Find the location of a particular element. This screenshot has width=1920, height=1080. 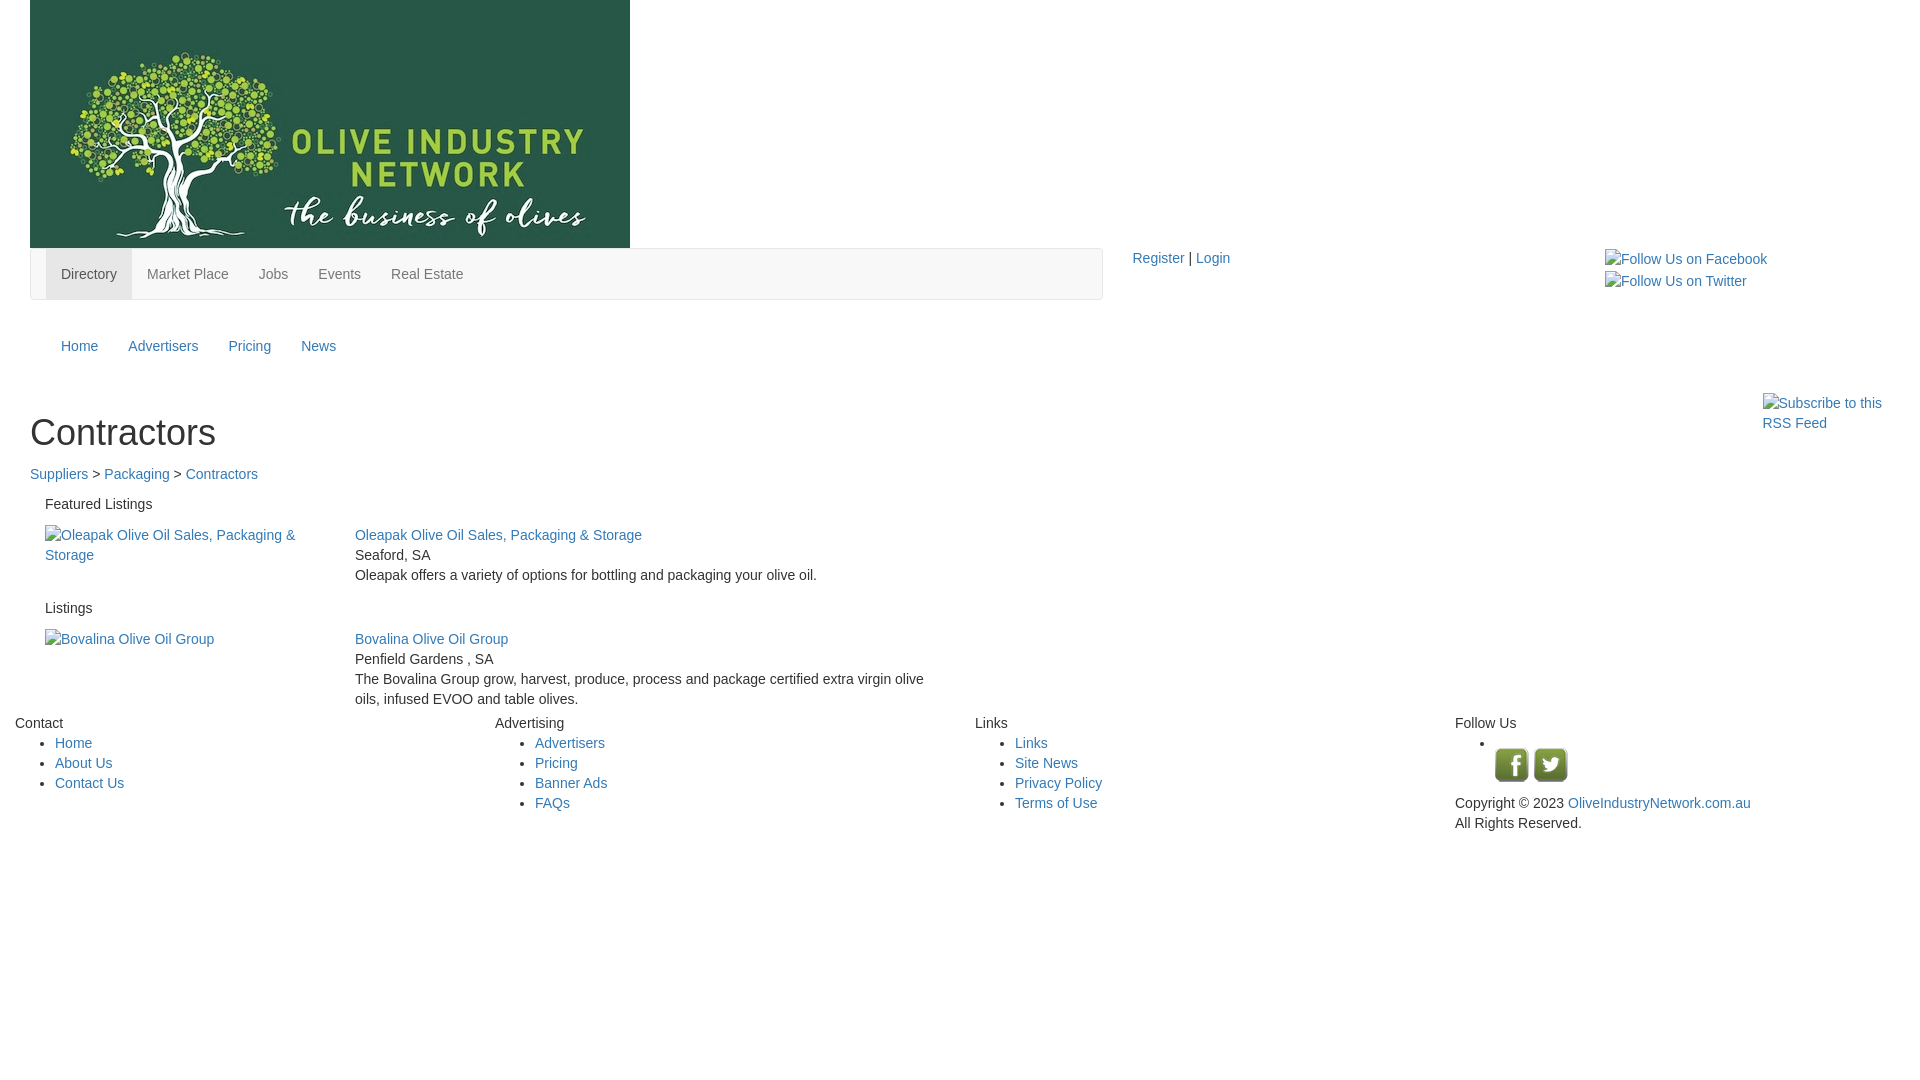

'Home' is located at coordinates (79, 345).